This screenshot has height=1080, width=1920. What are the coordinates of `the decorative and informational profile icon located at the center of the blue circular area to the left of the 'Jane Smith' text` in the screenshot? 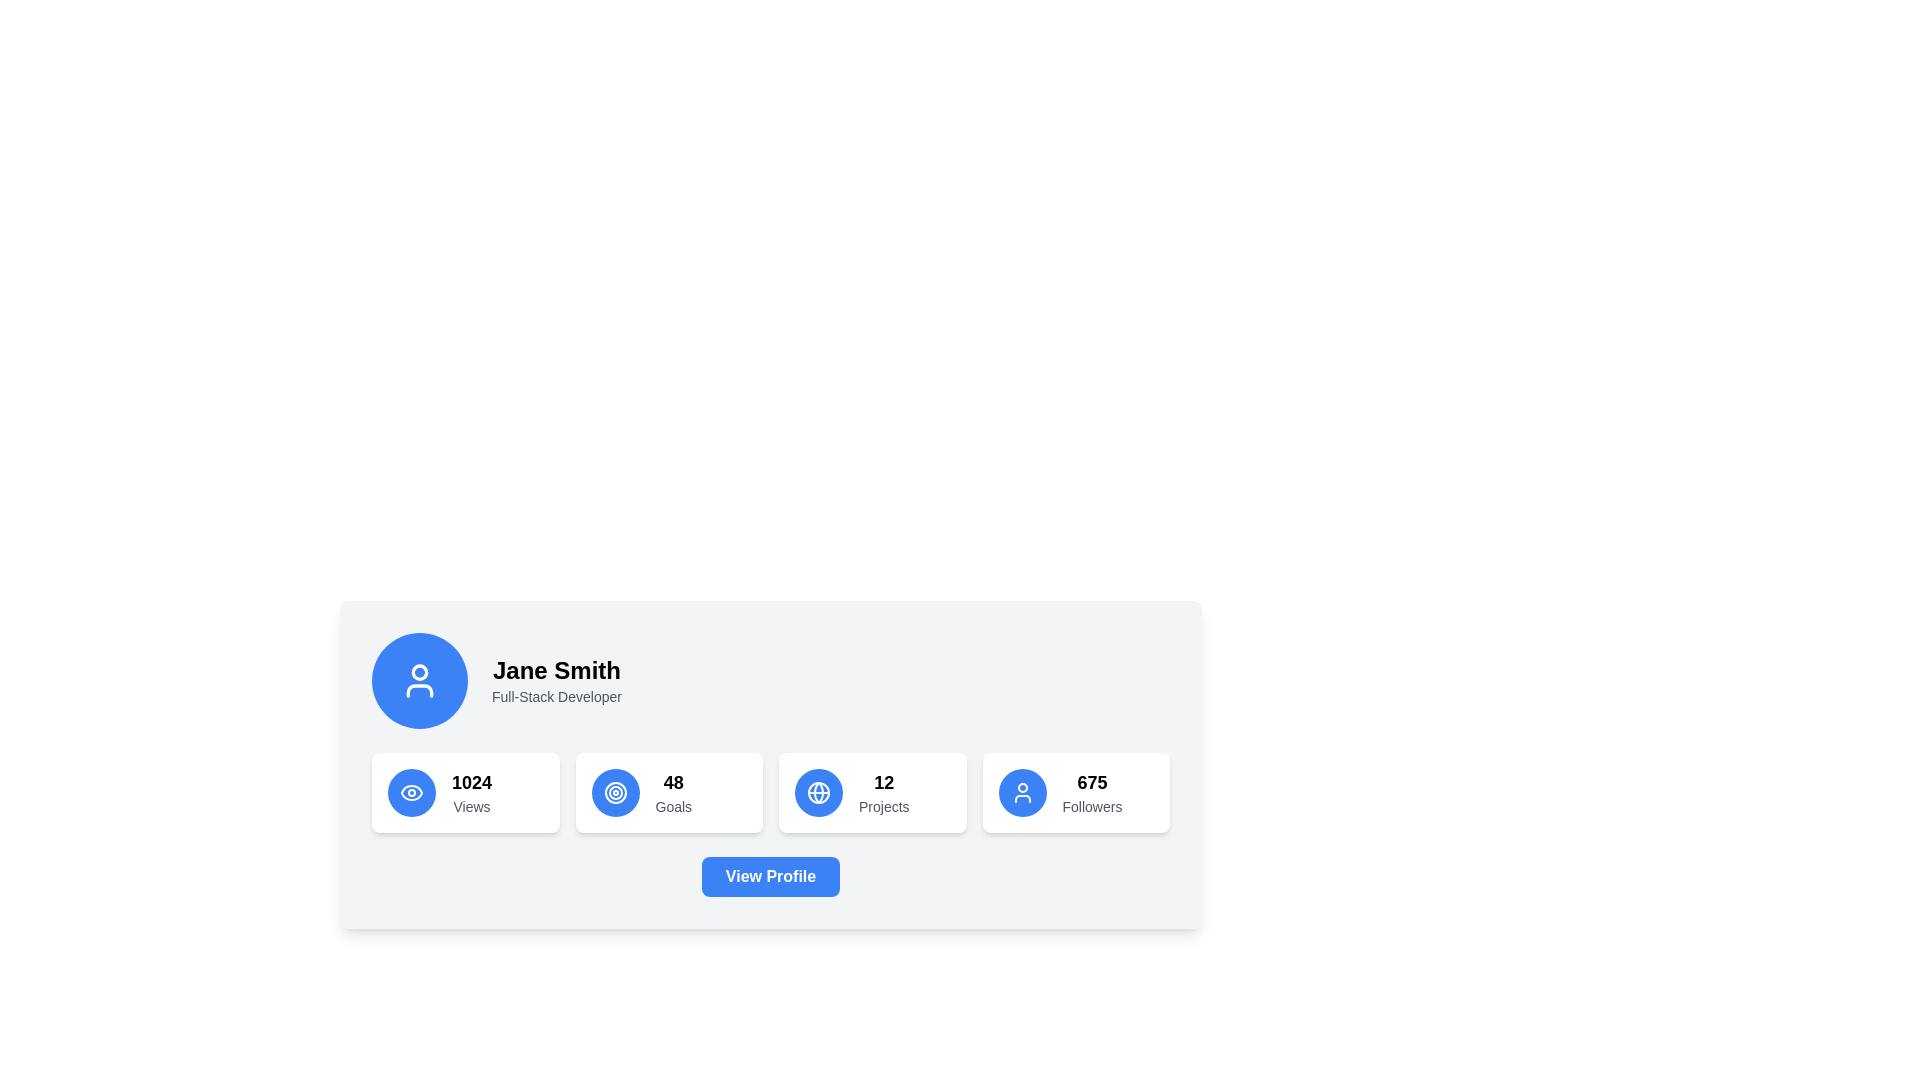 It's located at (419, 680).